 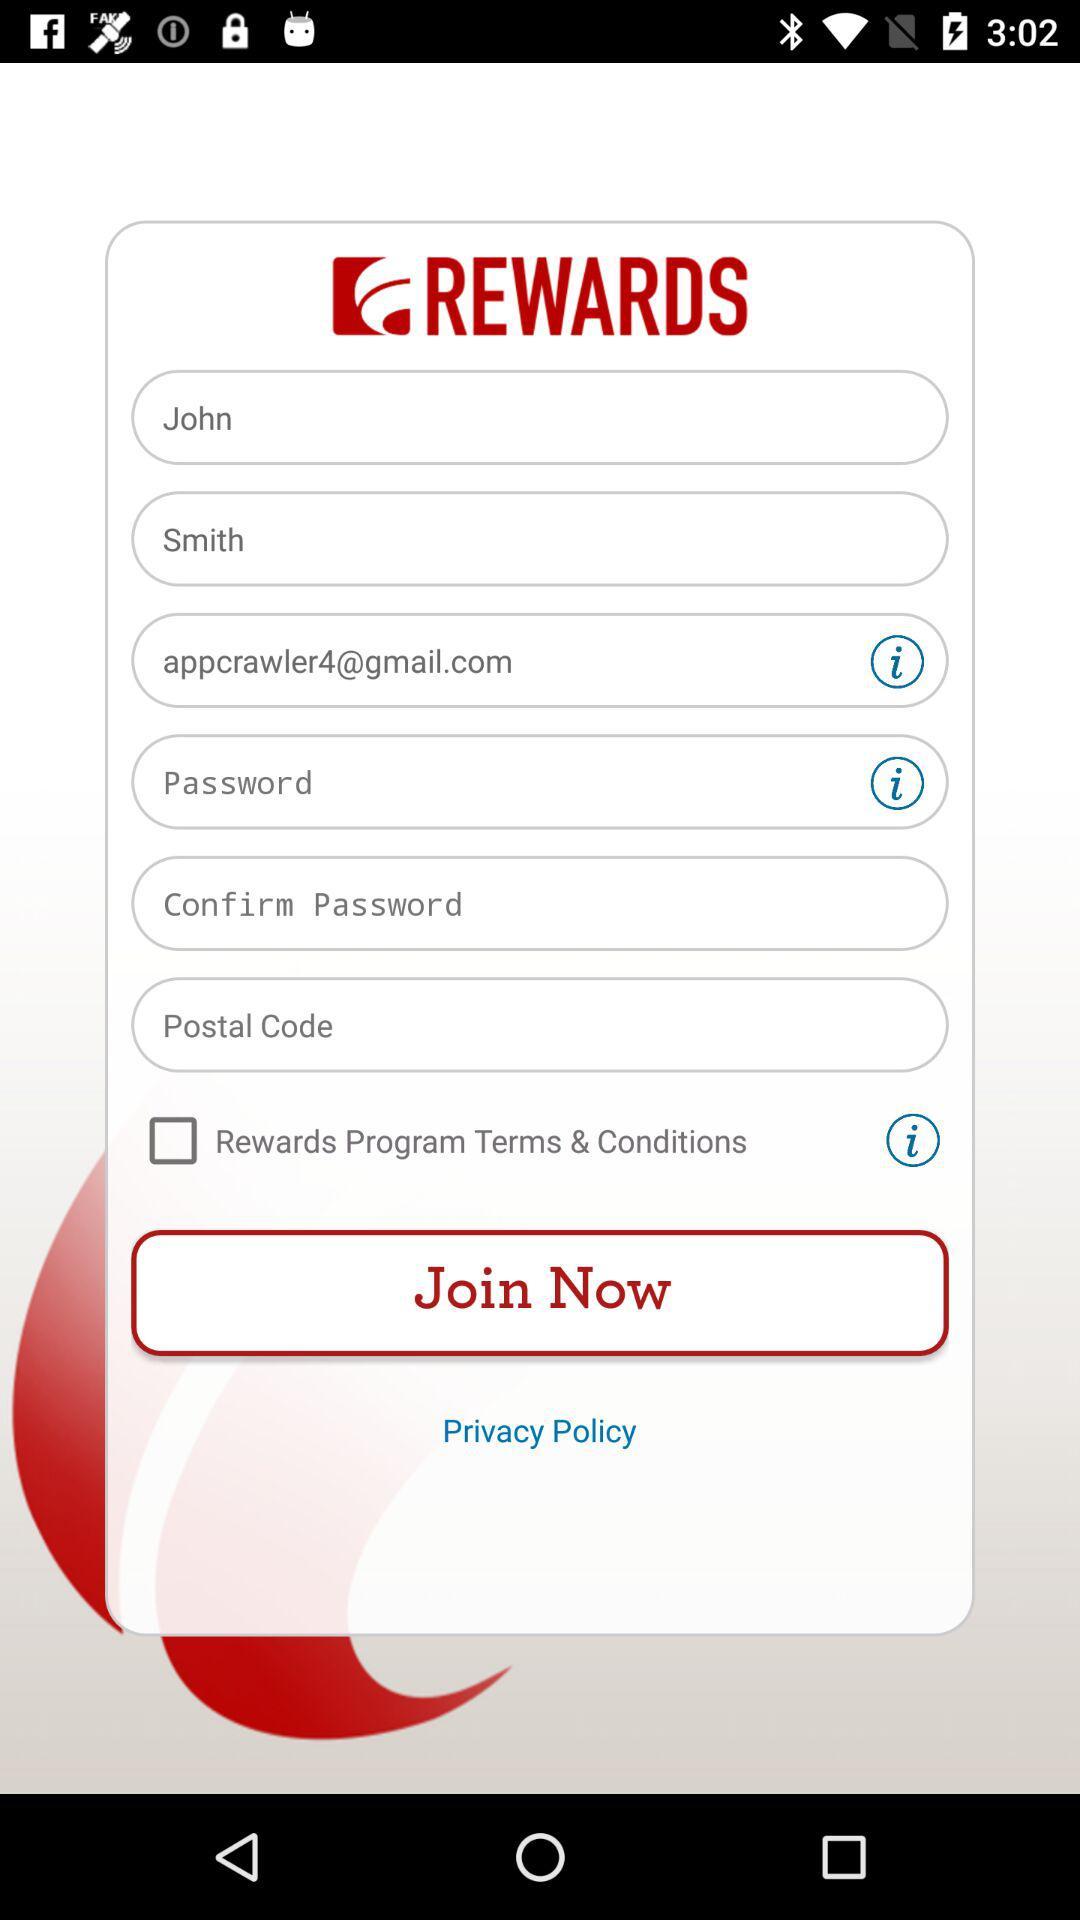 I want to click on icon below smith icon, so click(x=540, y=660).